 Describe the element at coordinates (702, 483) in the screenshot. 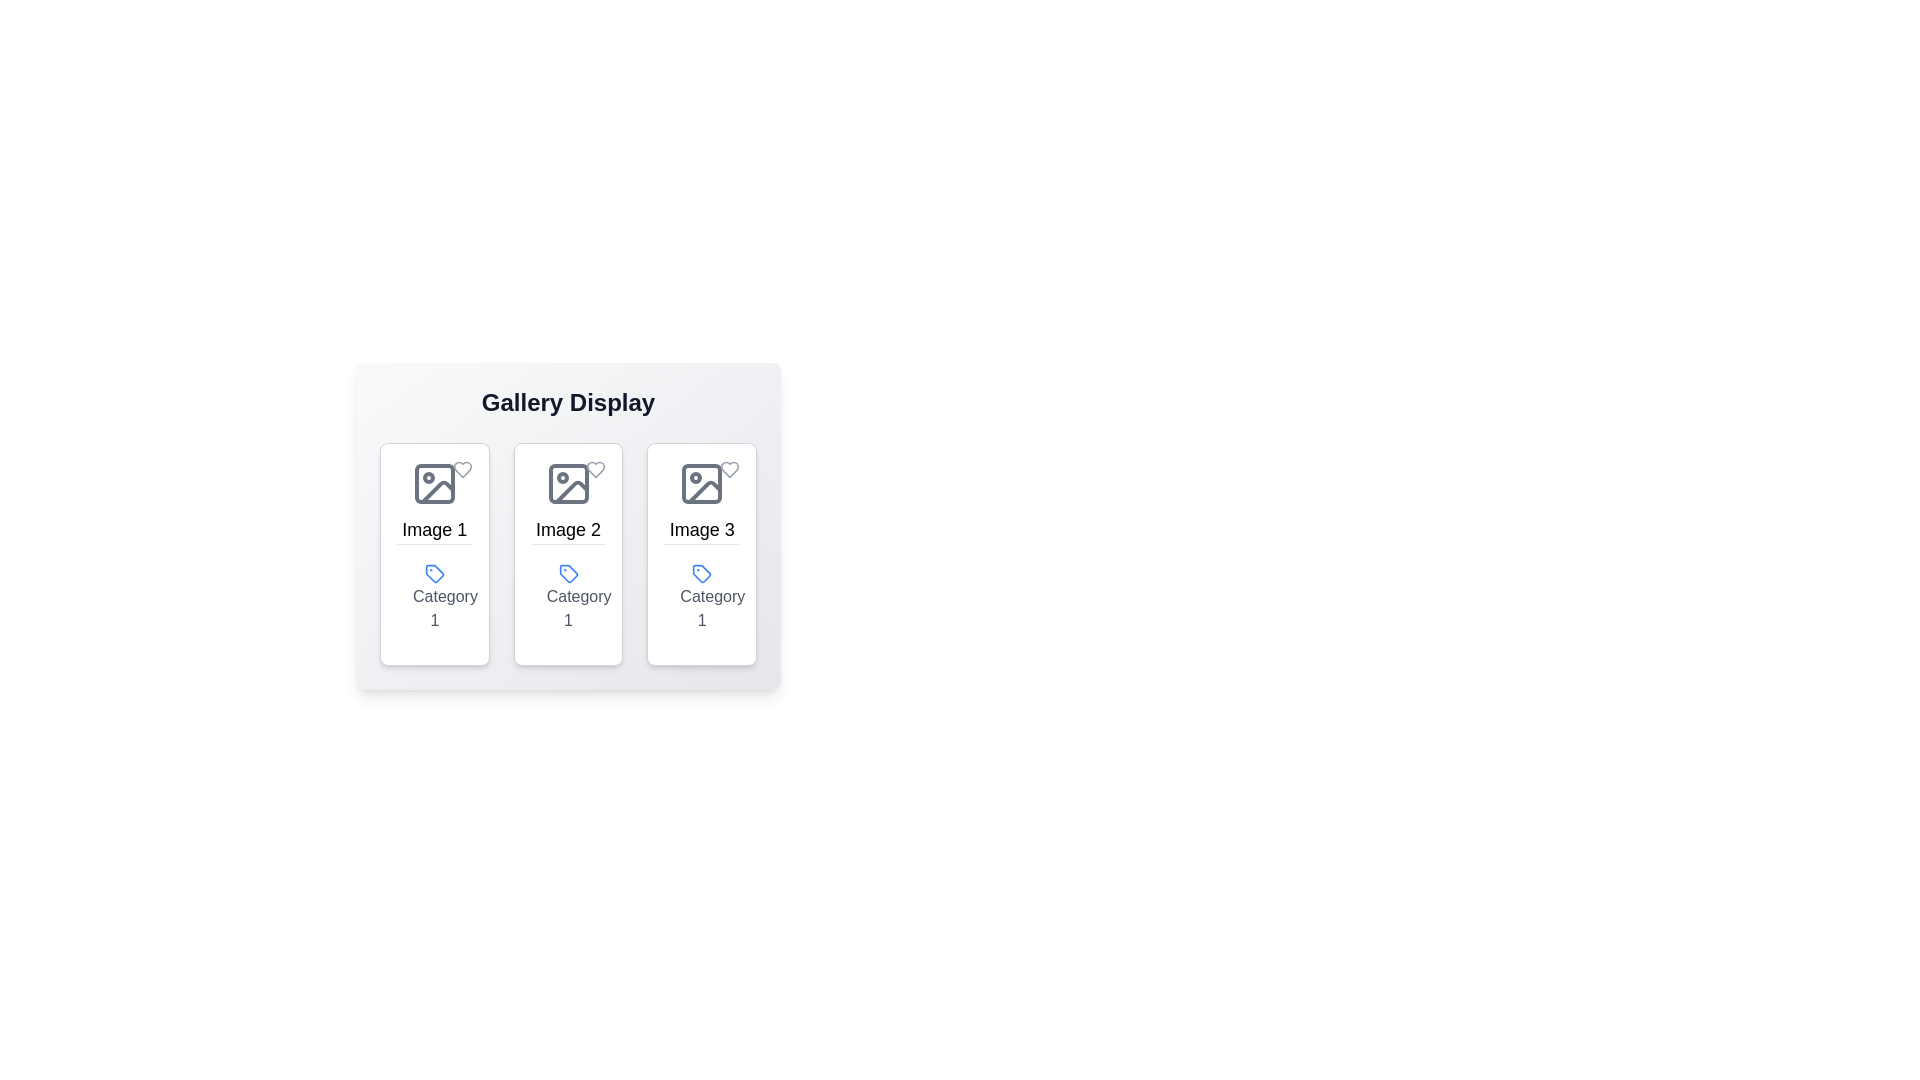

I see `the background shape of the third image placeholder in the gallery display, which serves as the primary visual base for the icon` at that location.